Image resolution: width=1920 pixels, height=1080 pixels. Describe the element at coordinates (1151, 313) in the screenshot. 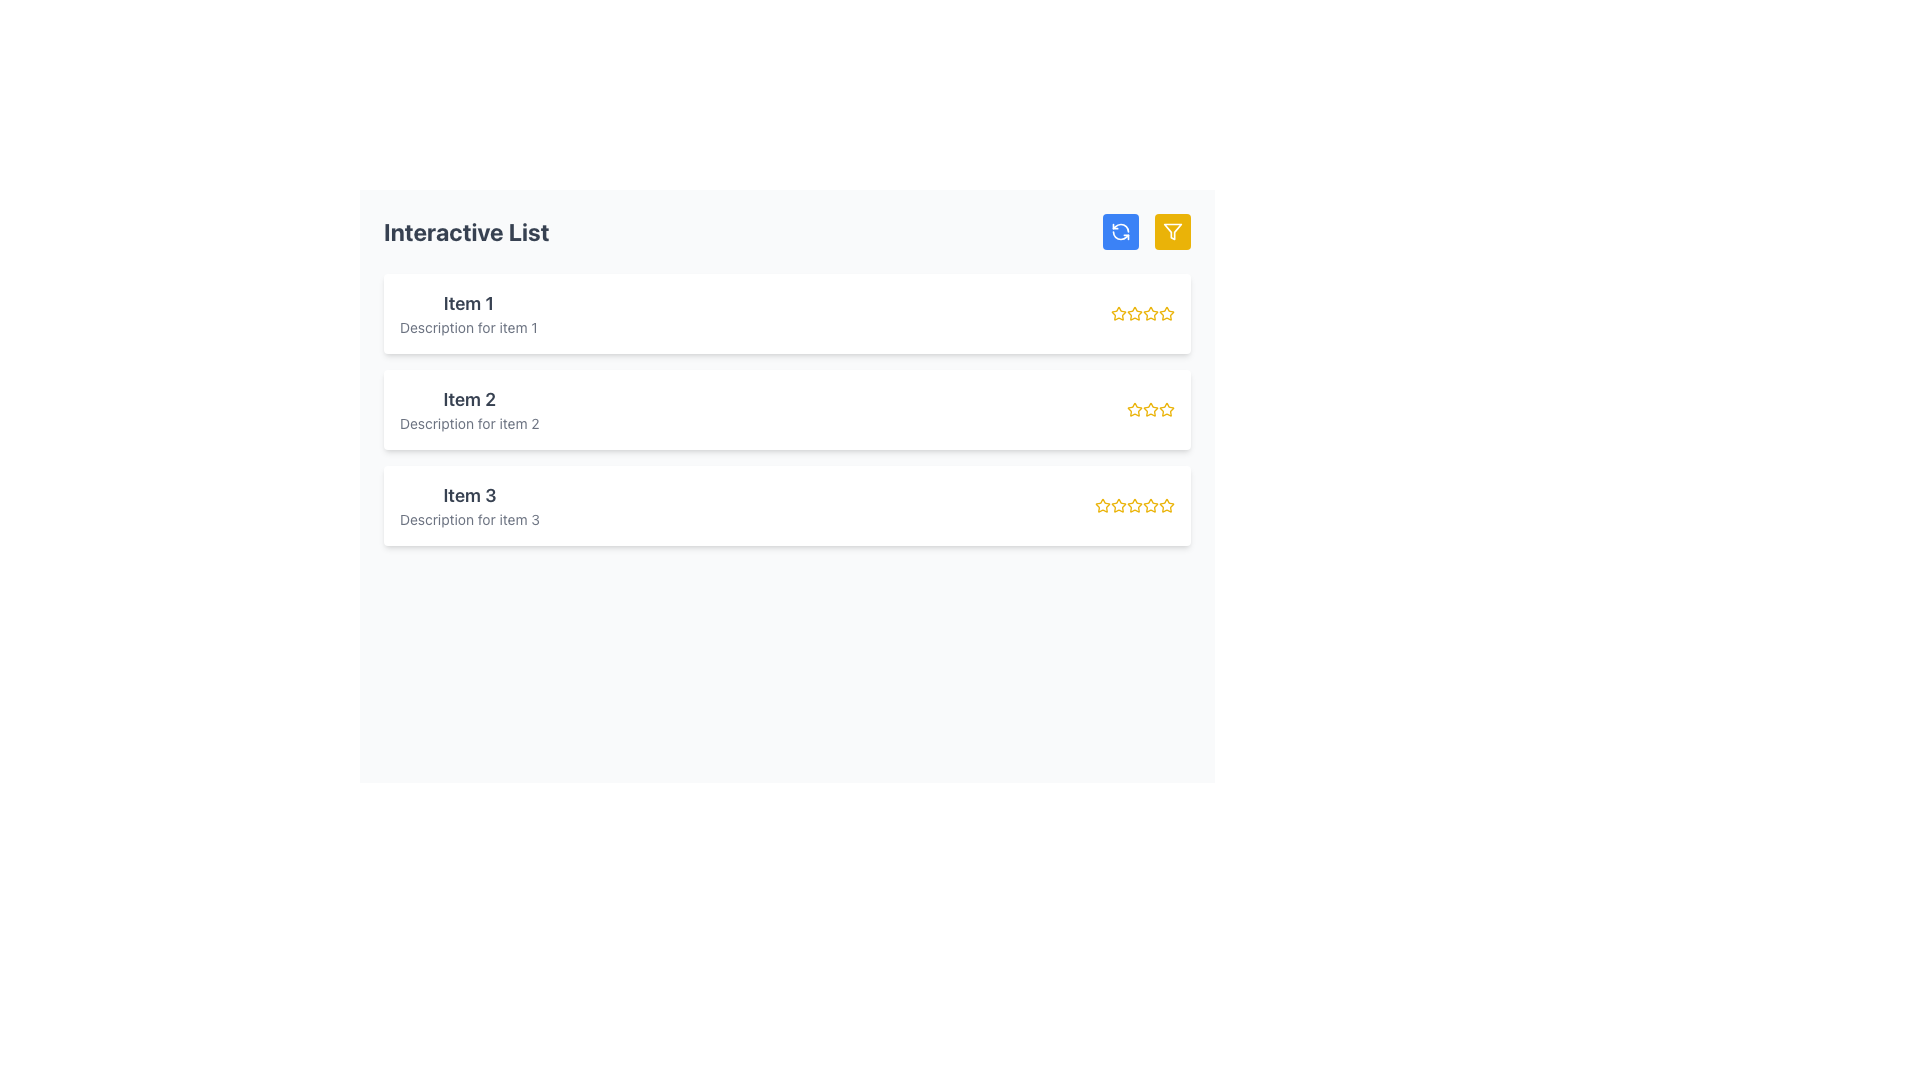

I see `the fourth star icon in the rating system to rate the associated item` at that location.